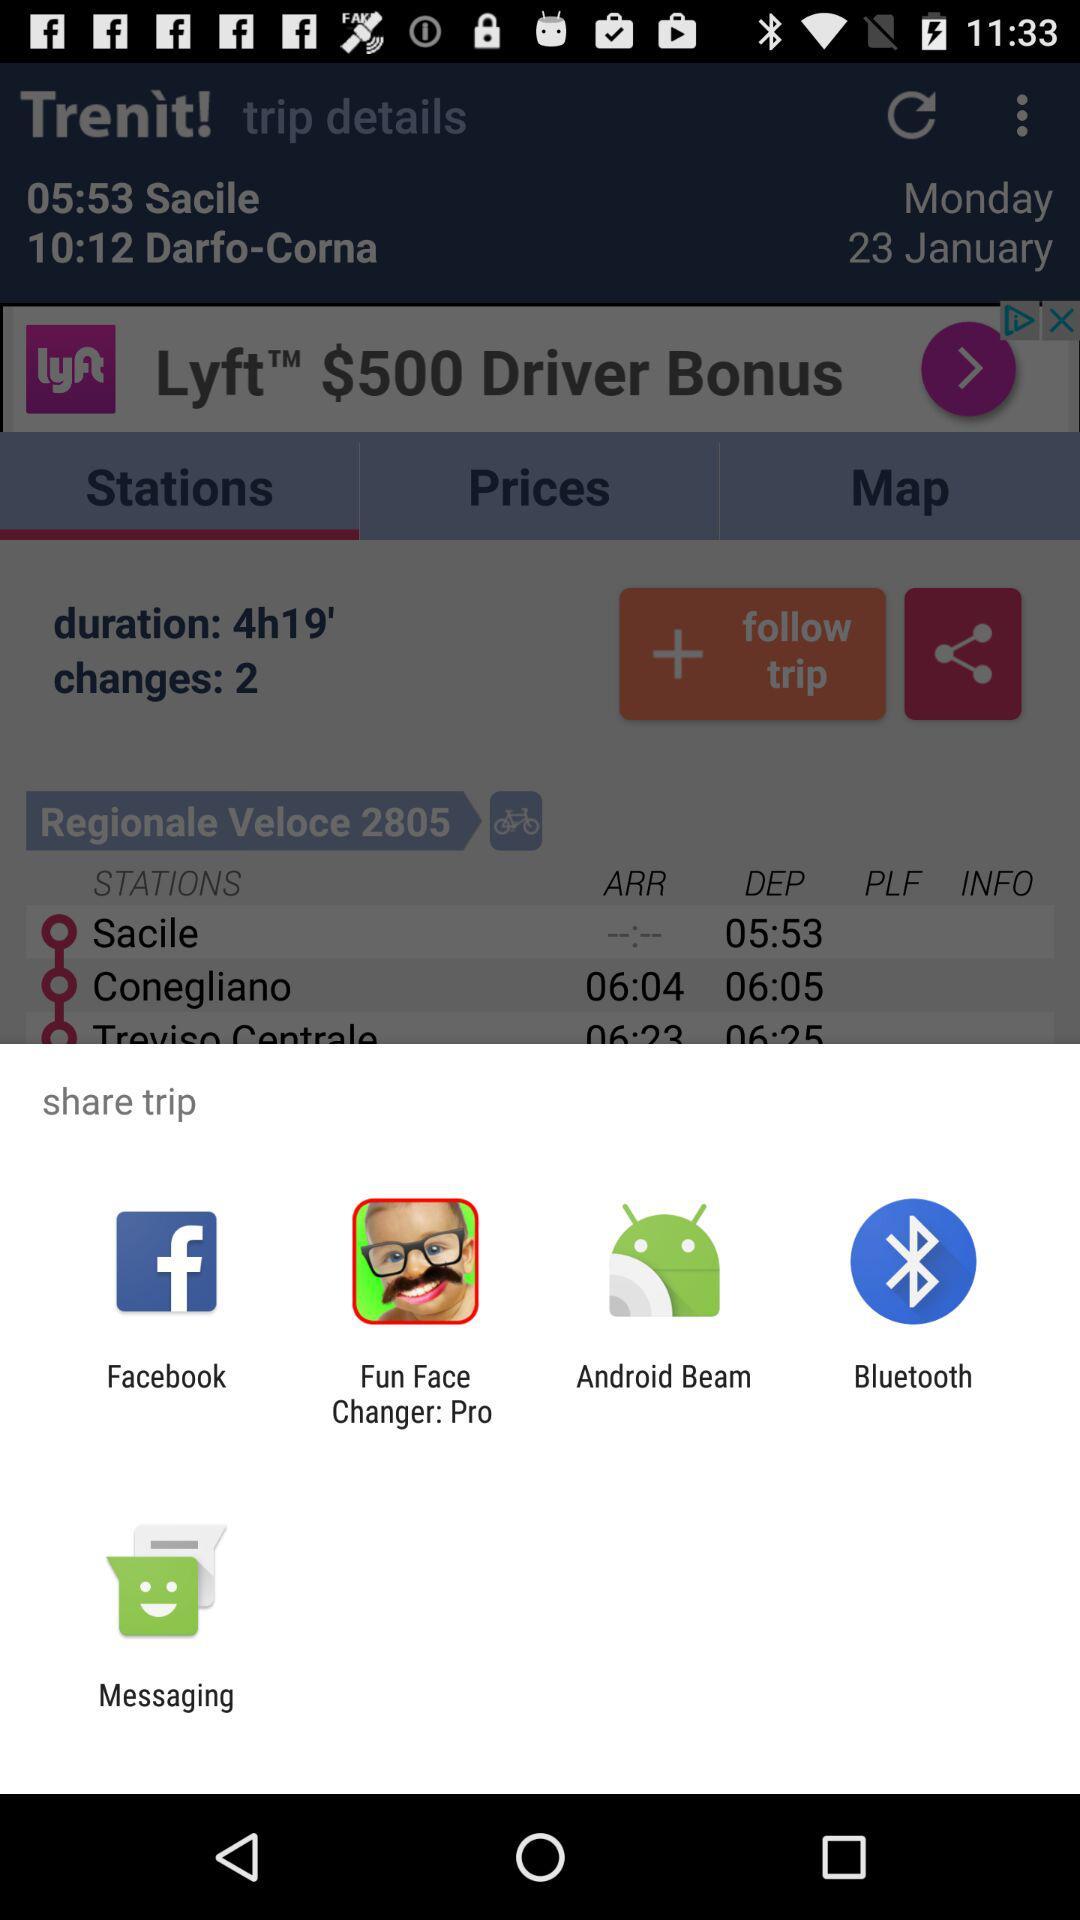 The image size is (1080, 1920). What do you see at coordinates (913, 1392) in the screenshot?
I see `icon to the right of the android beam app` at bounding box center [913, 1392].